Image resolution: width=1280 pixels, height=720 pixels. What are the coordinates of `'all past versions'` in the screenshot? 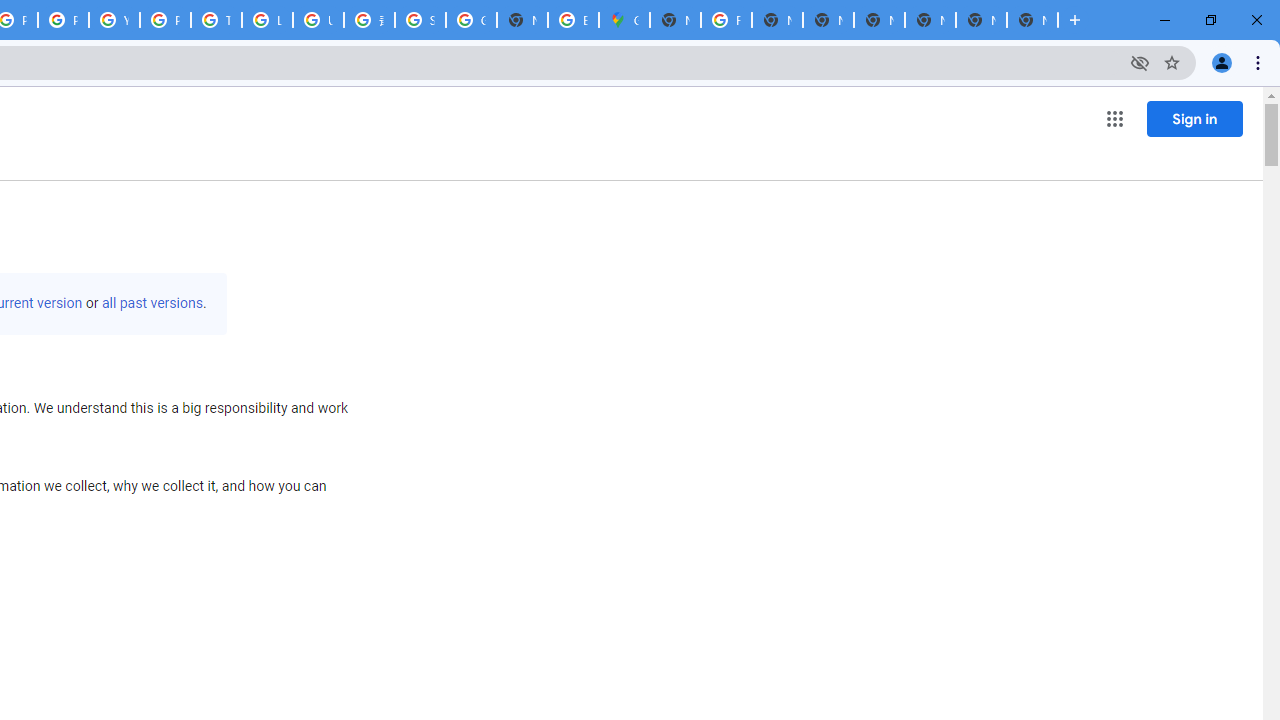 It's located at (151, 303).